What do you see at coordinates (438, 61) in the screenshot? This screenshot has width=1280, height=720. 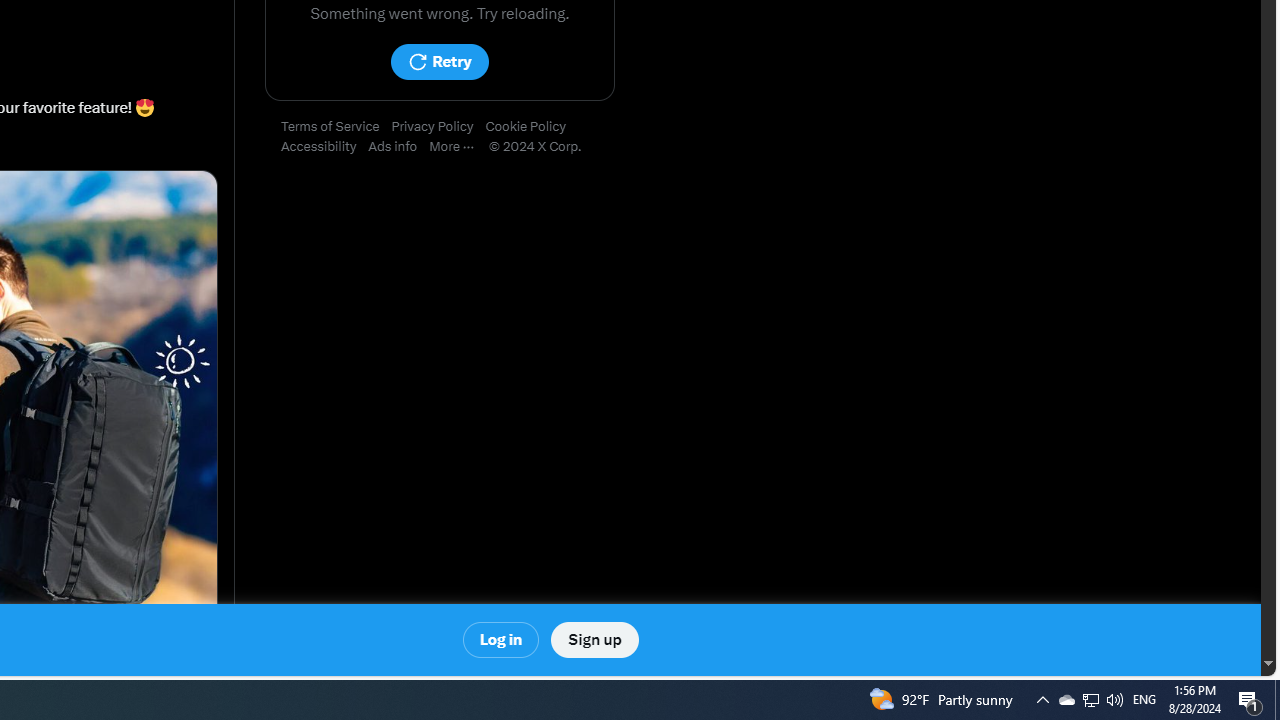 I see `'Retry'` at bounding box center [438, 61].